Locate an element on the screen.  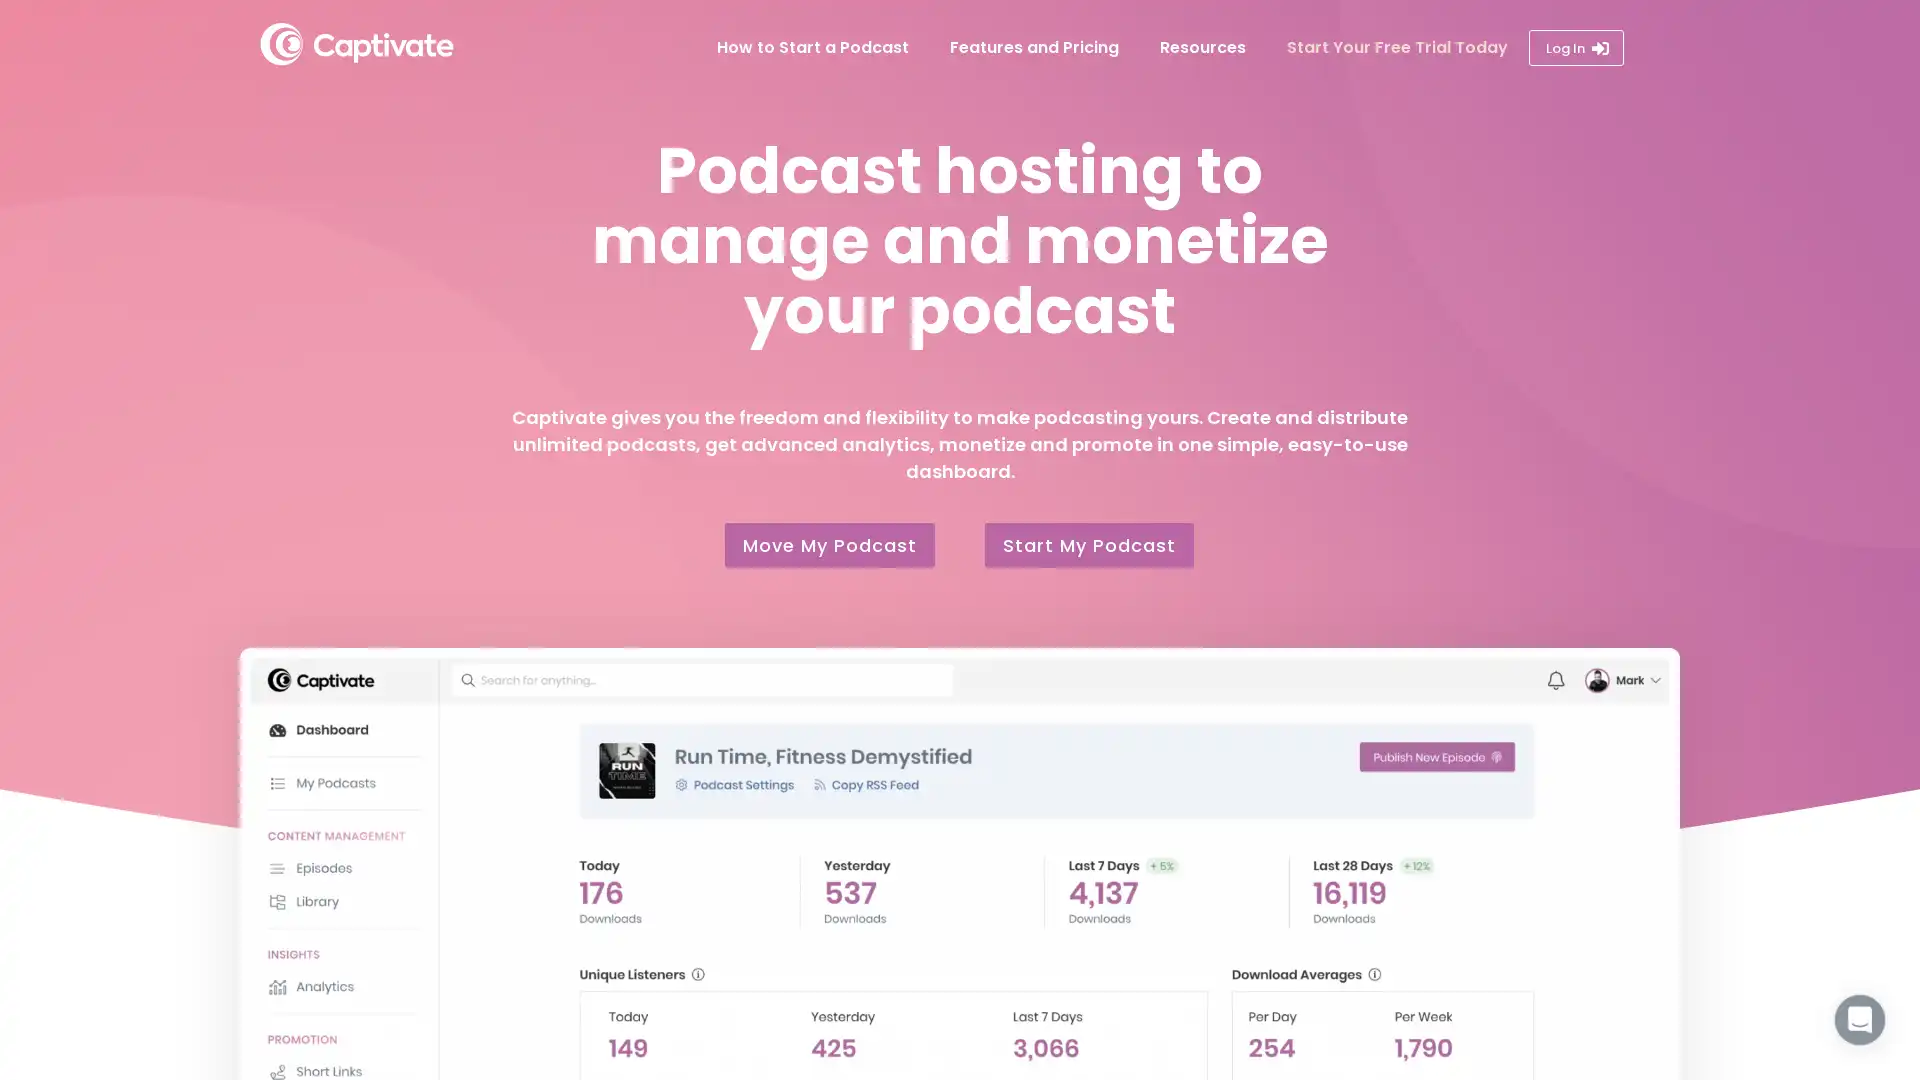
Open Intercom Messenger is located at coordinates (1859, 1019).